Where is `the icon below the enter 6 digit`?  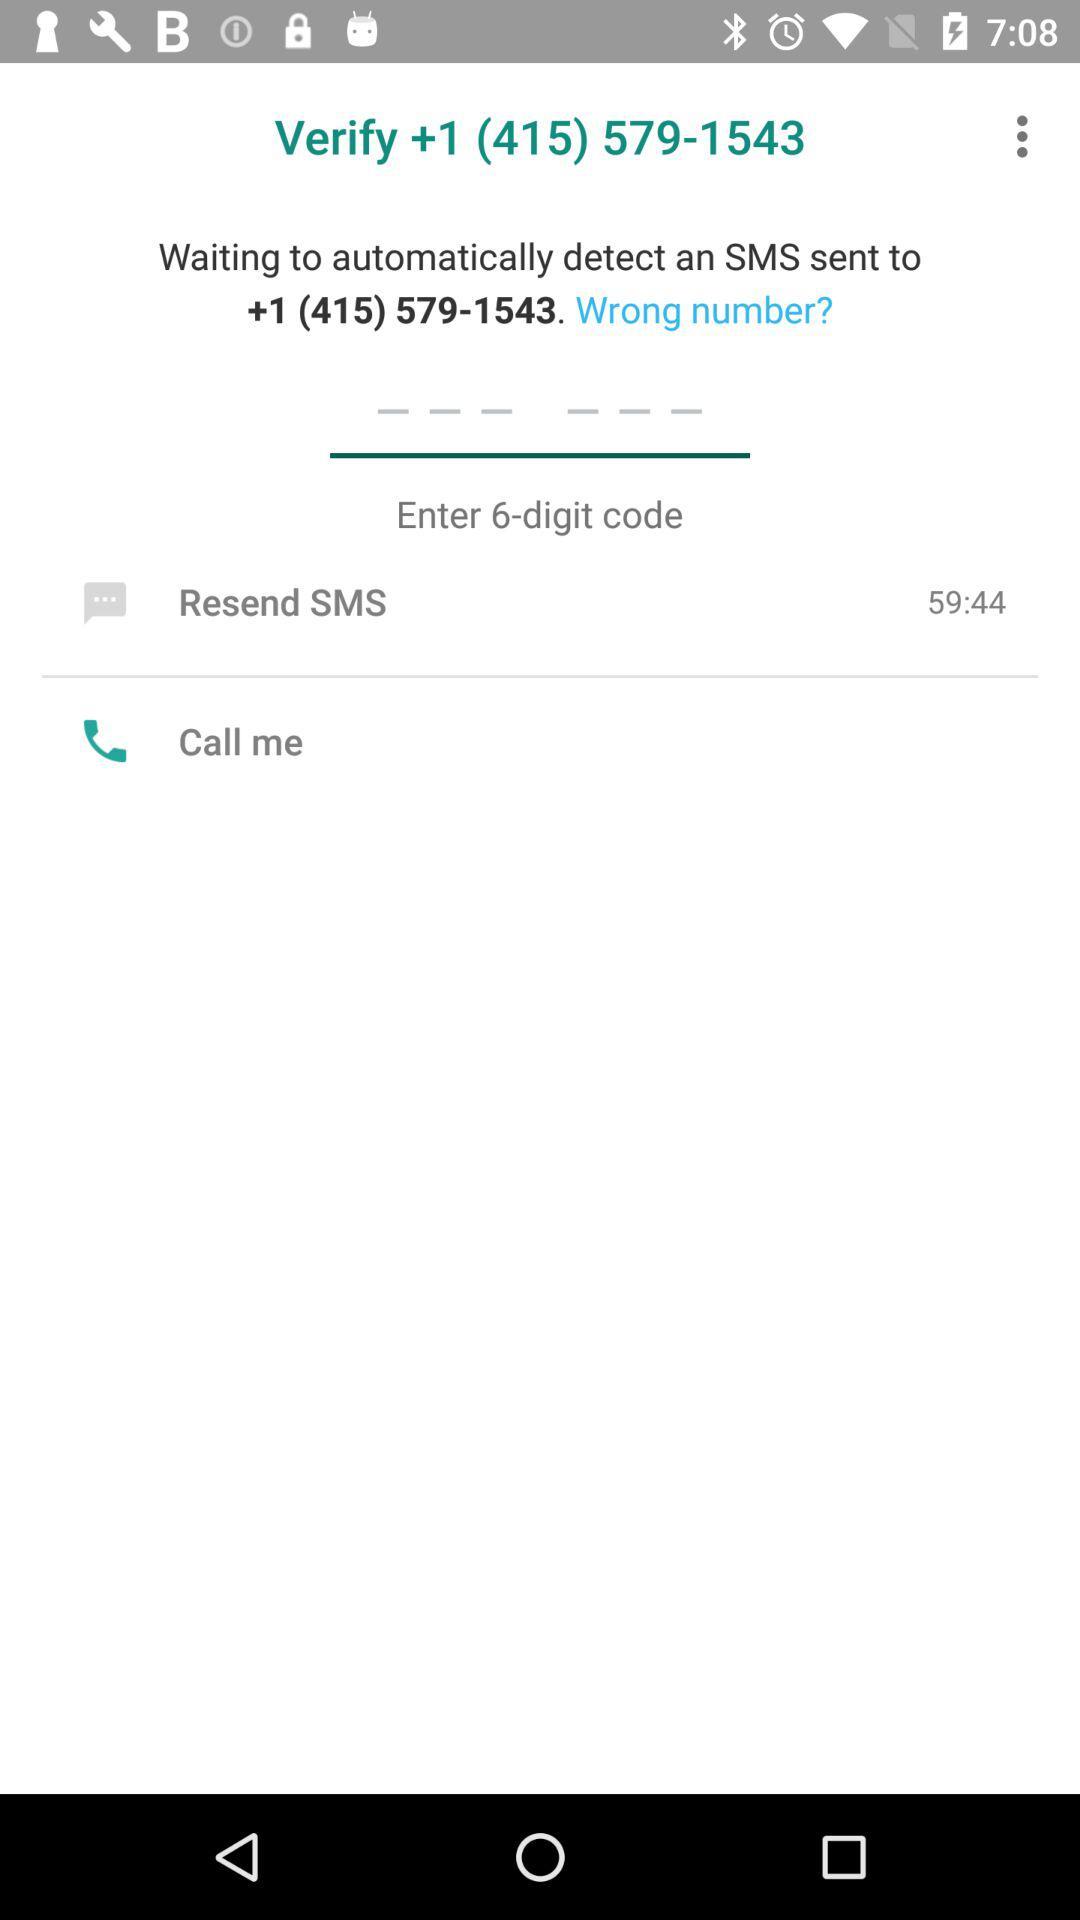
the icon below the enter 6 digit is located at coordinates (229, 600).